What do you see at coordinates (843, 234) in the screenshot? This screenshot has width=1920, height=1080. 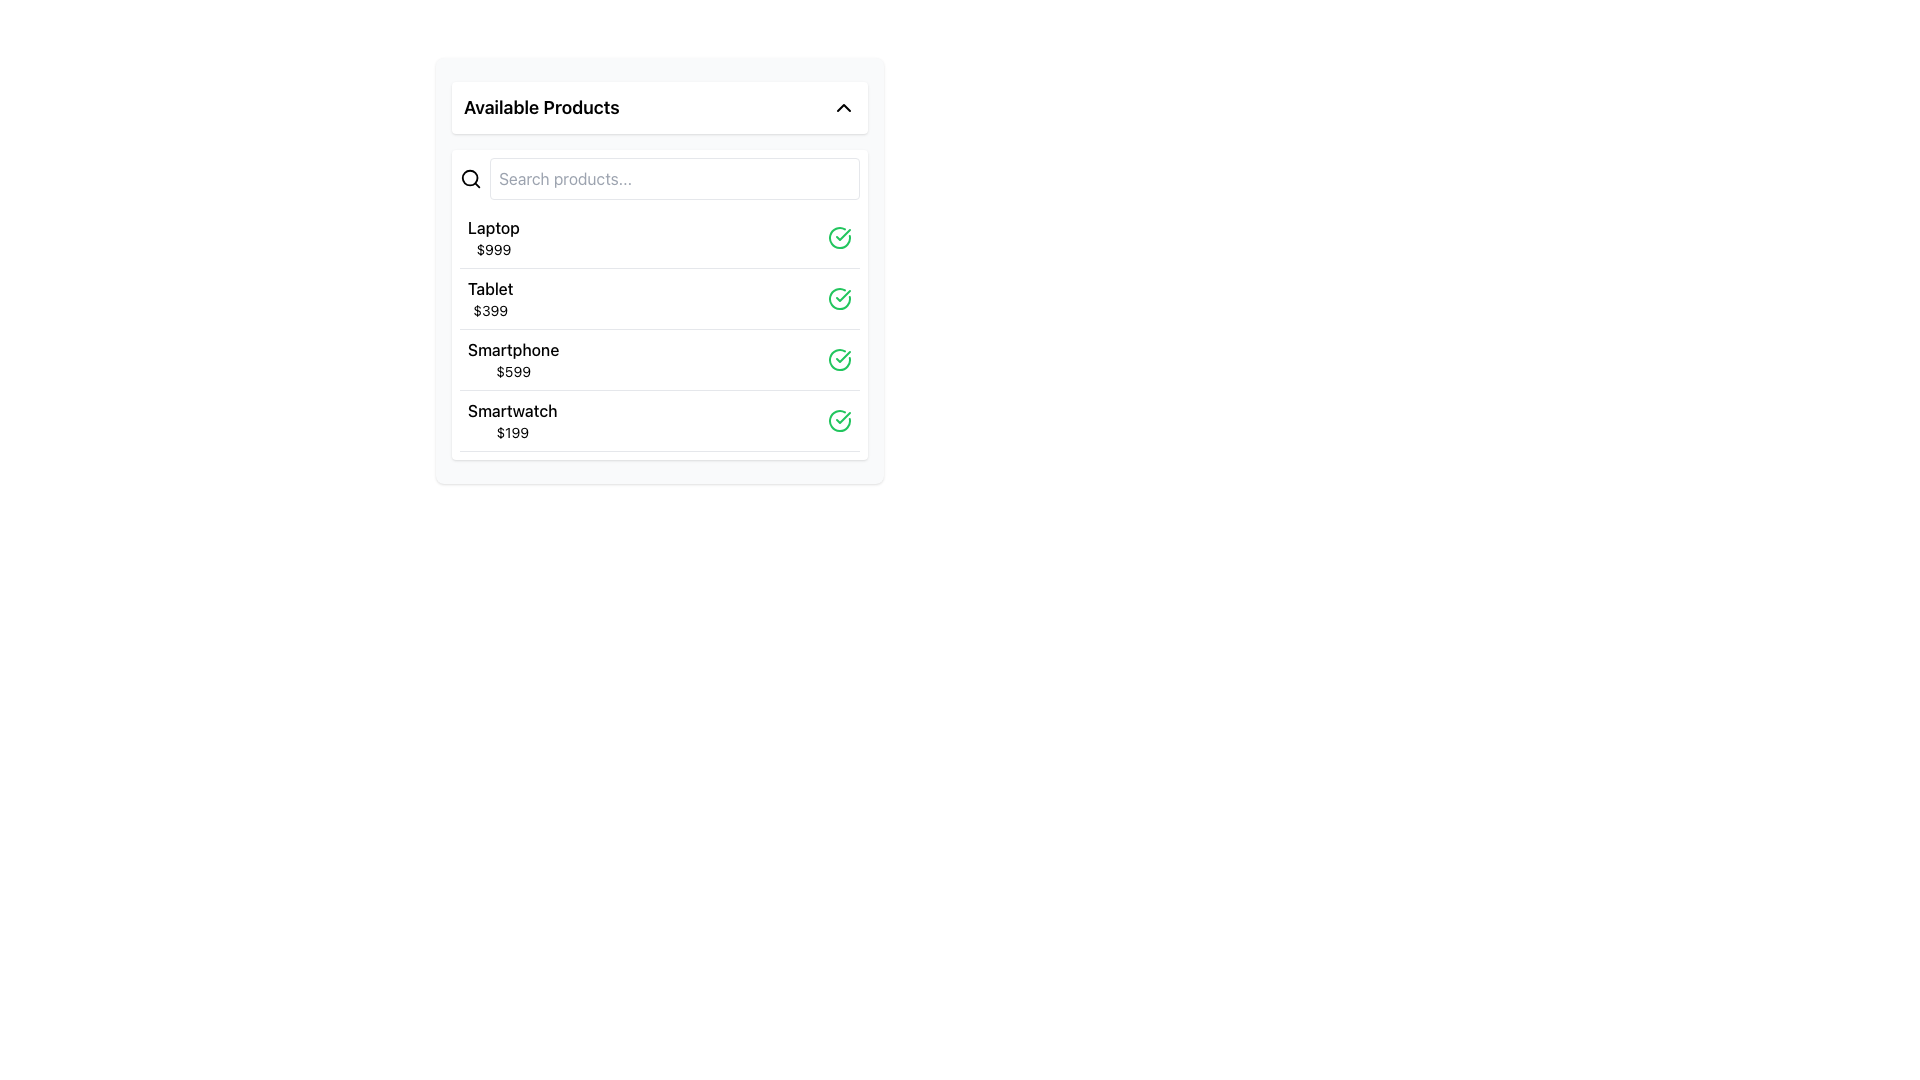 I see `the selection icon for the 'Tablet $399' in the product list, which indicates that the product is selected or confirmed` at bounding box center [843, 234].